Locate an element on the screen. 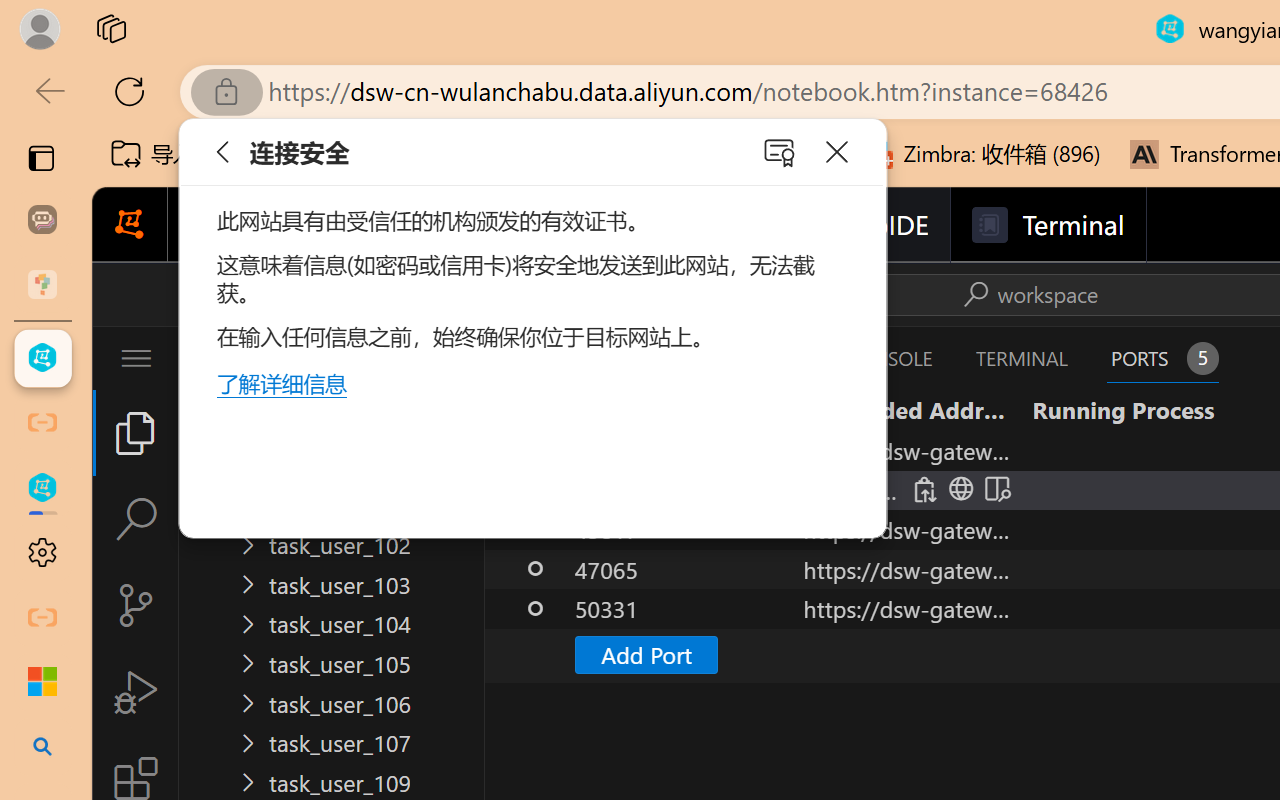 The image size is (1280, 800). 'Microsoft security help and learning' is located at coordinates (42, 682).